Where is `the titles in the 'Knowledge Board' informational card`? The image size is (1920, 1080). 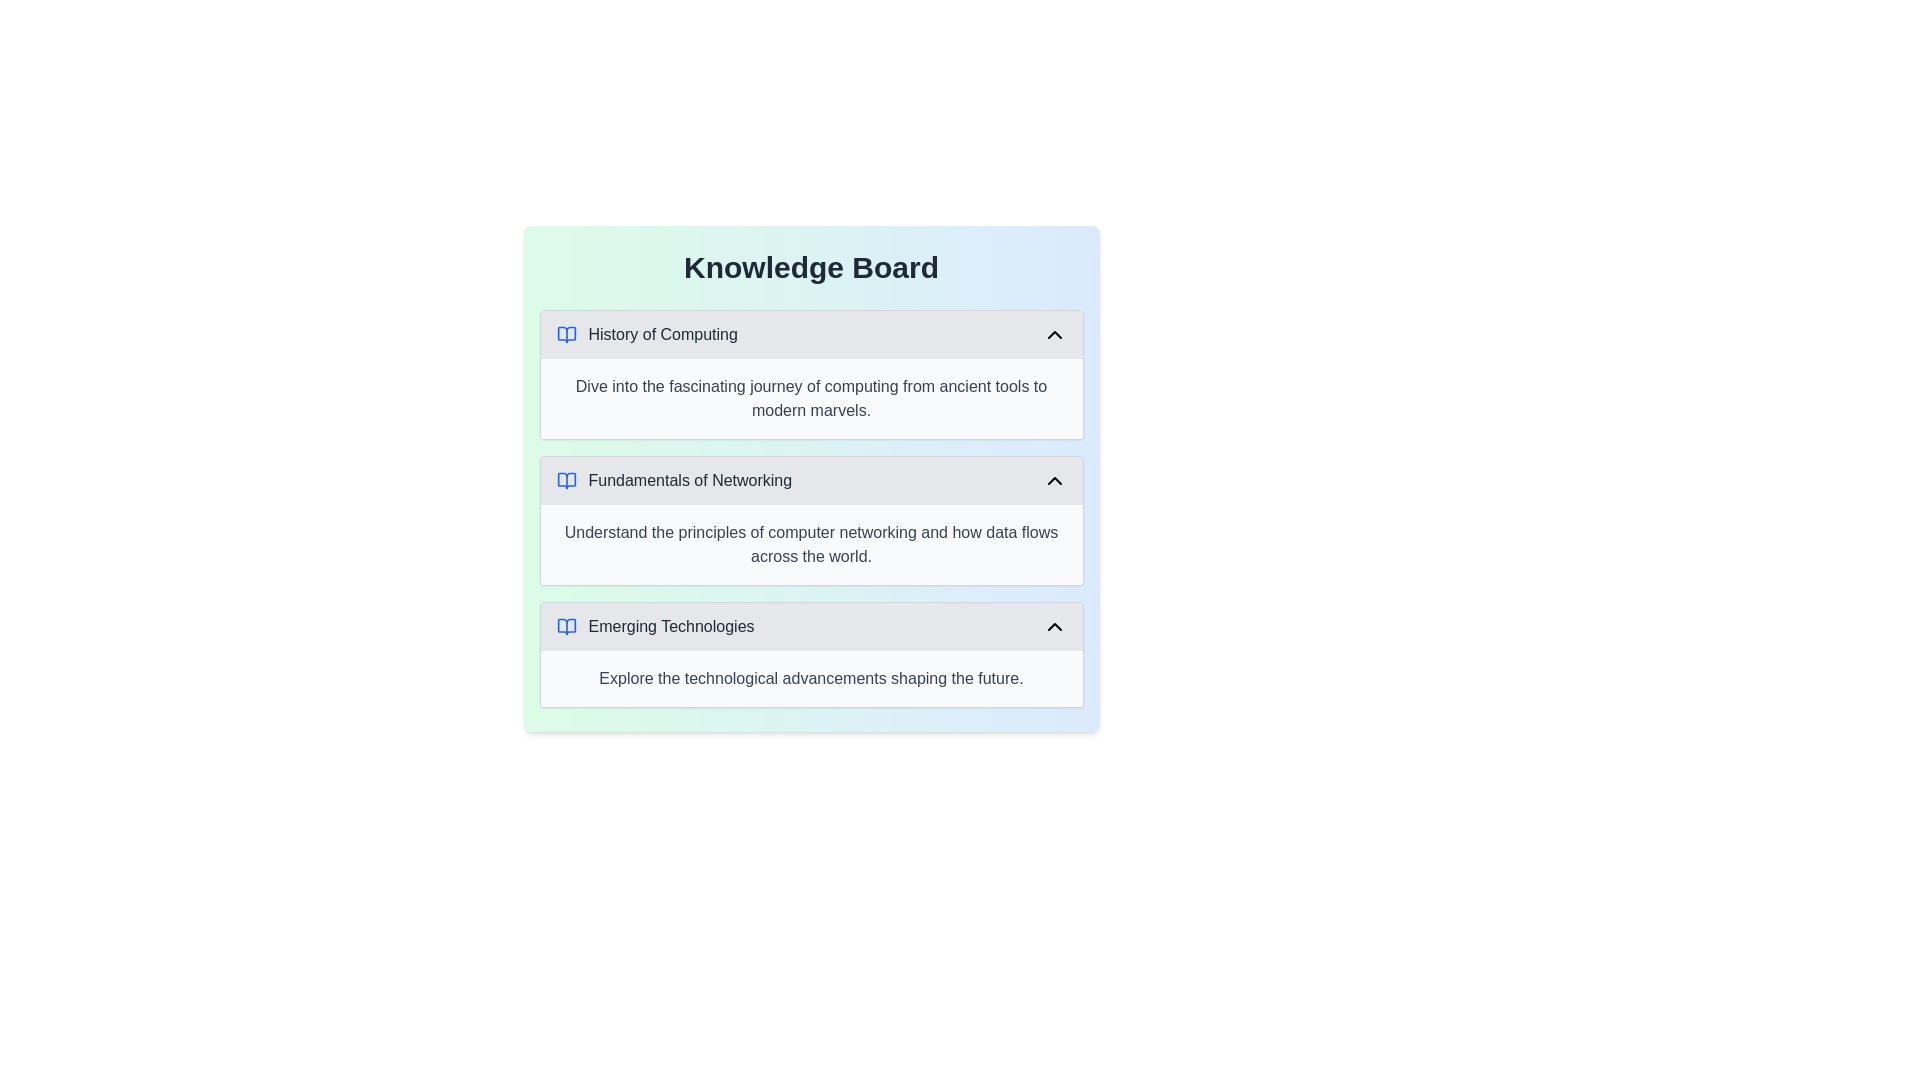 the titles in the 'Knowledge Board' informational card is located at coordinates (811, 478).